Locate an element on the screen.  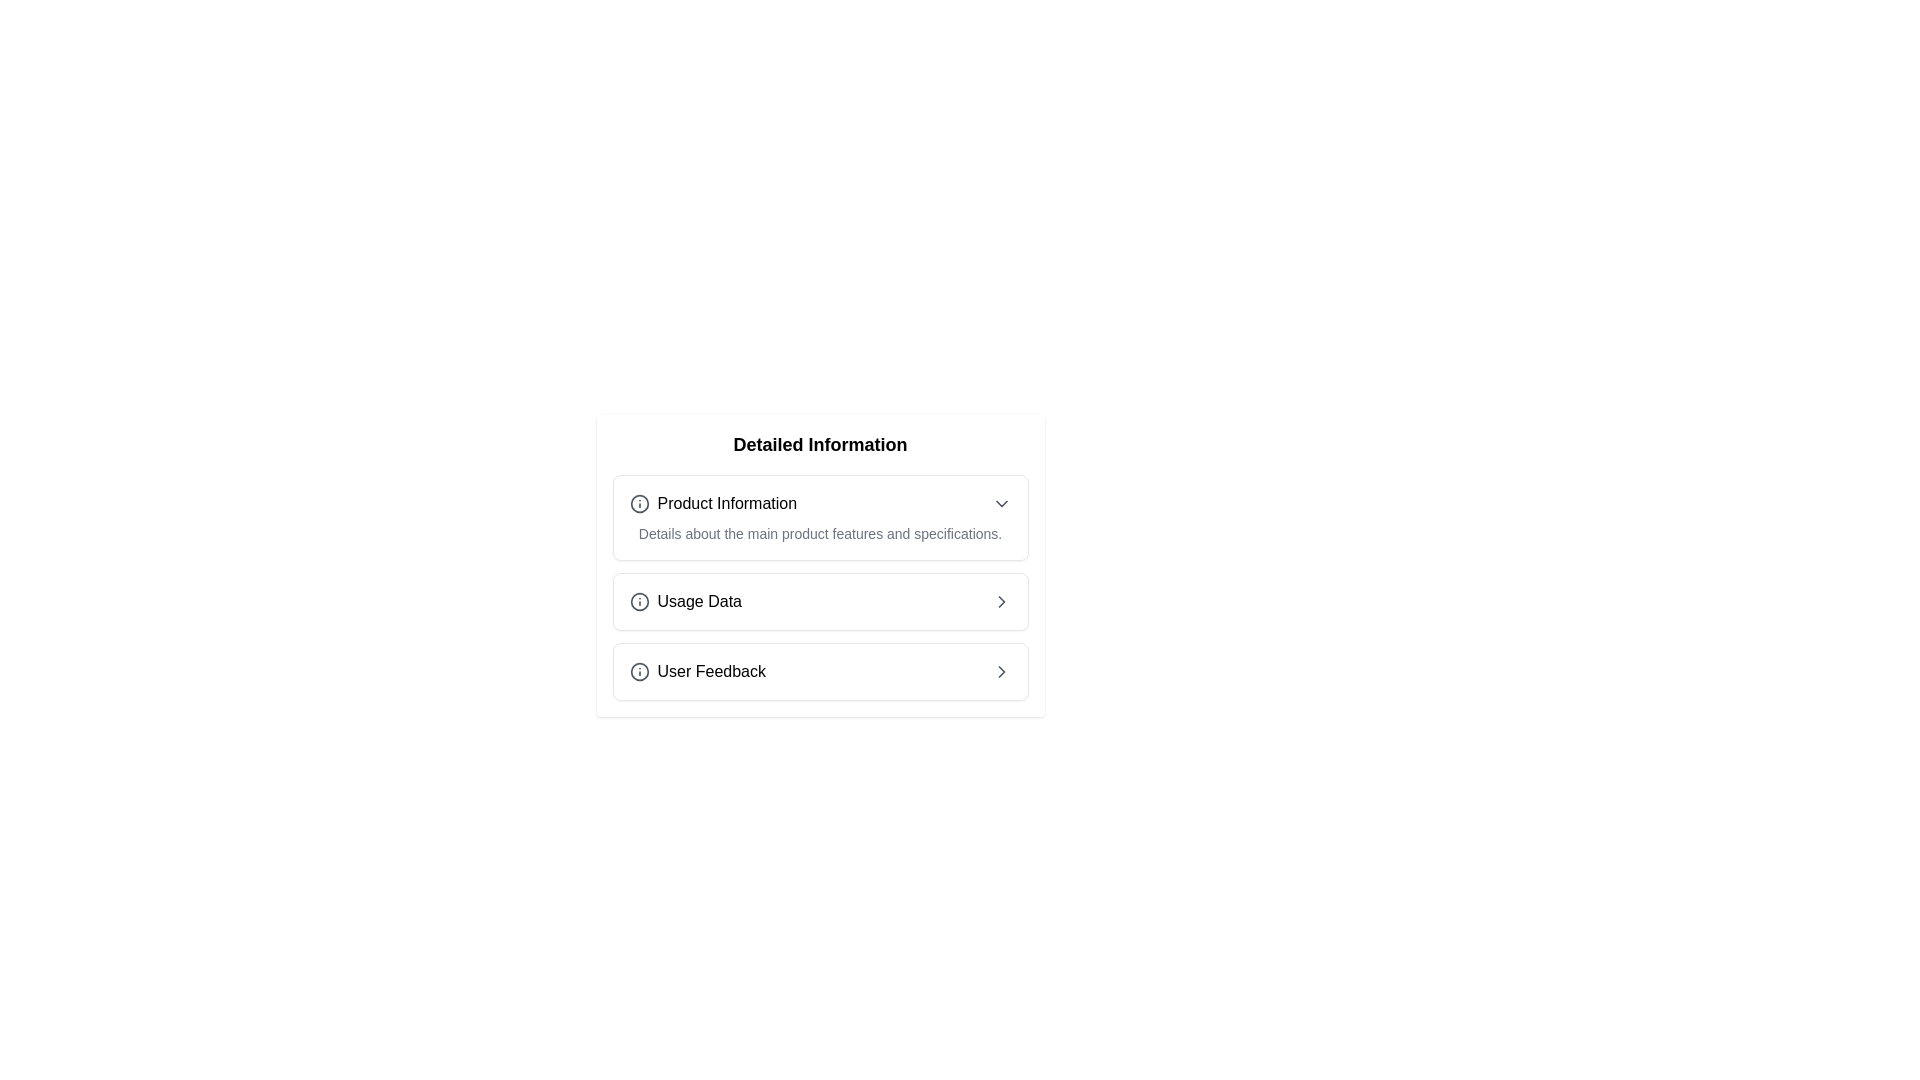
the second selectable list item labeled 'Usage Data' is located at coordinates (820, 600).